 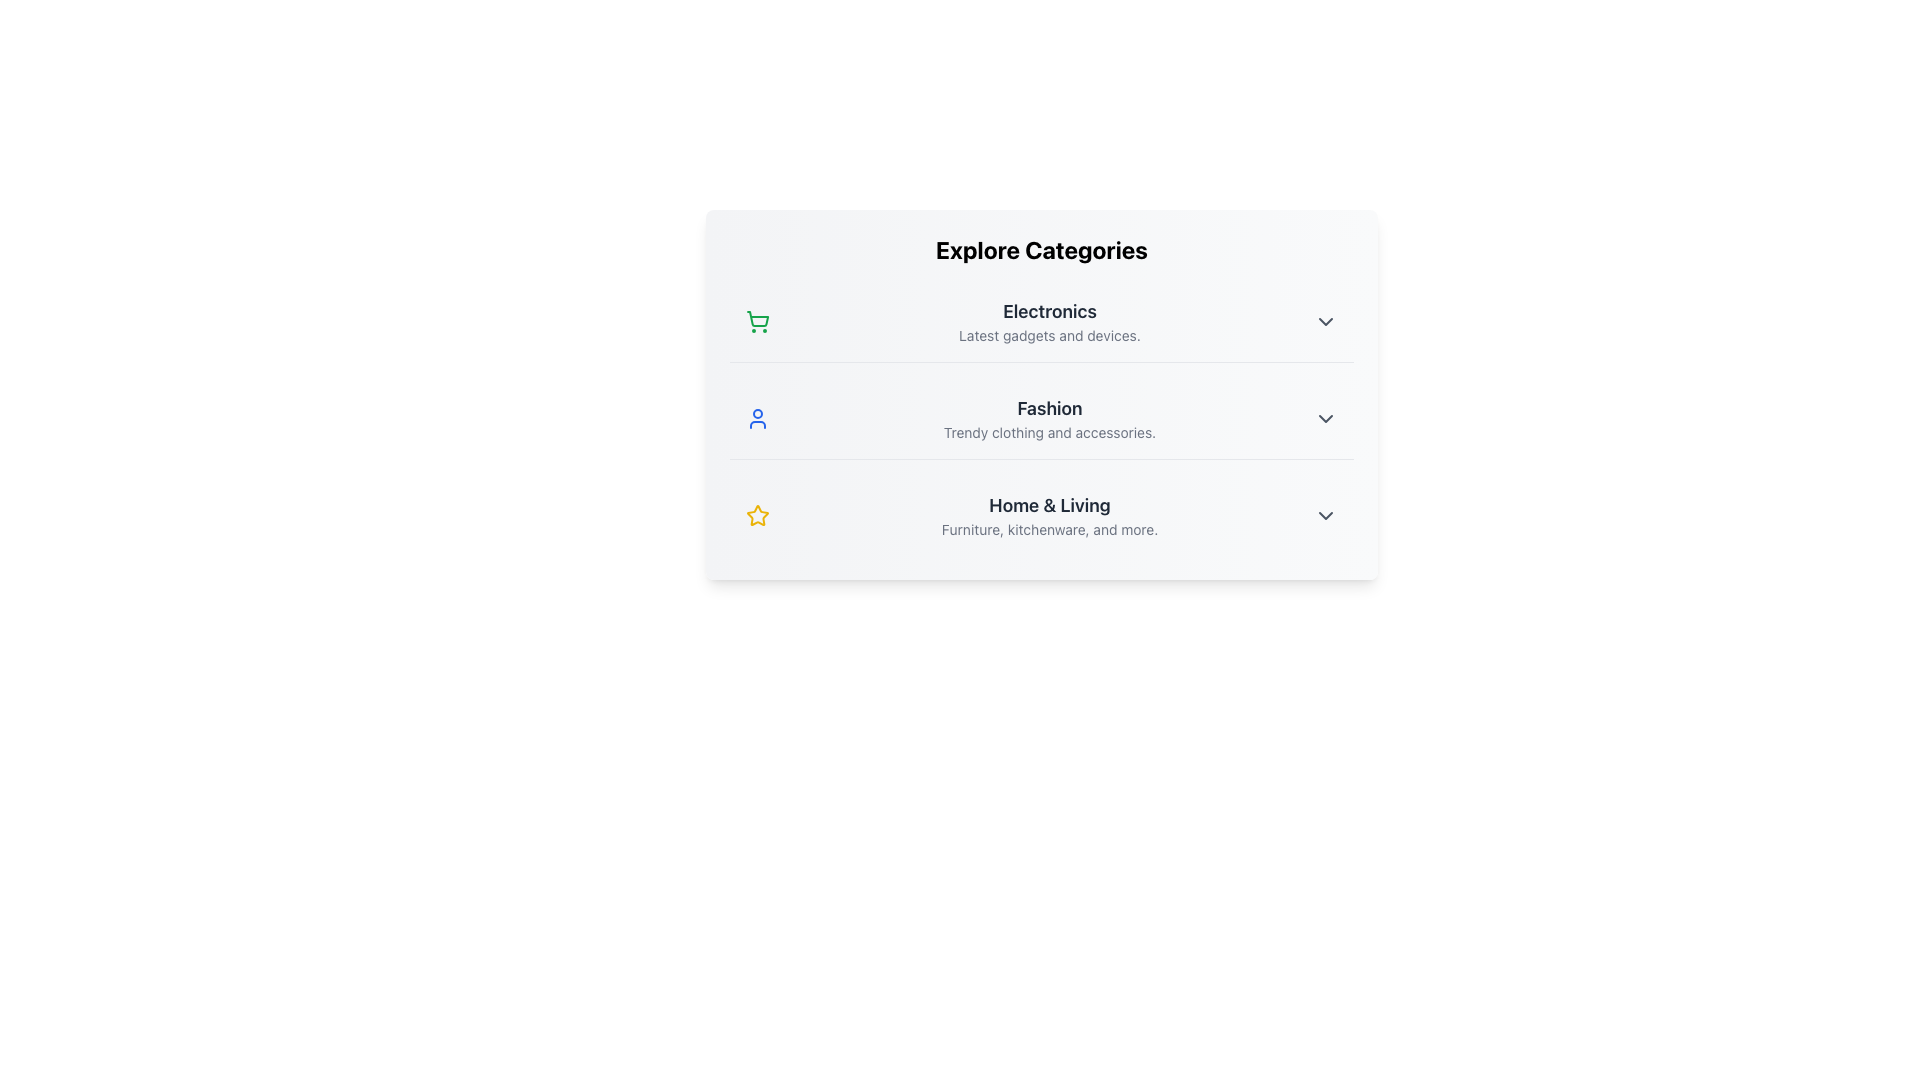 What do you see at coordinates (757, 515) in the screenshot?
I see `the star icon with a yellow outline, which is located to the left of the 'Home & Living' text within its card layout` at bounding box center [757, 515].